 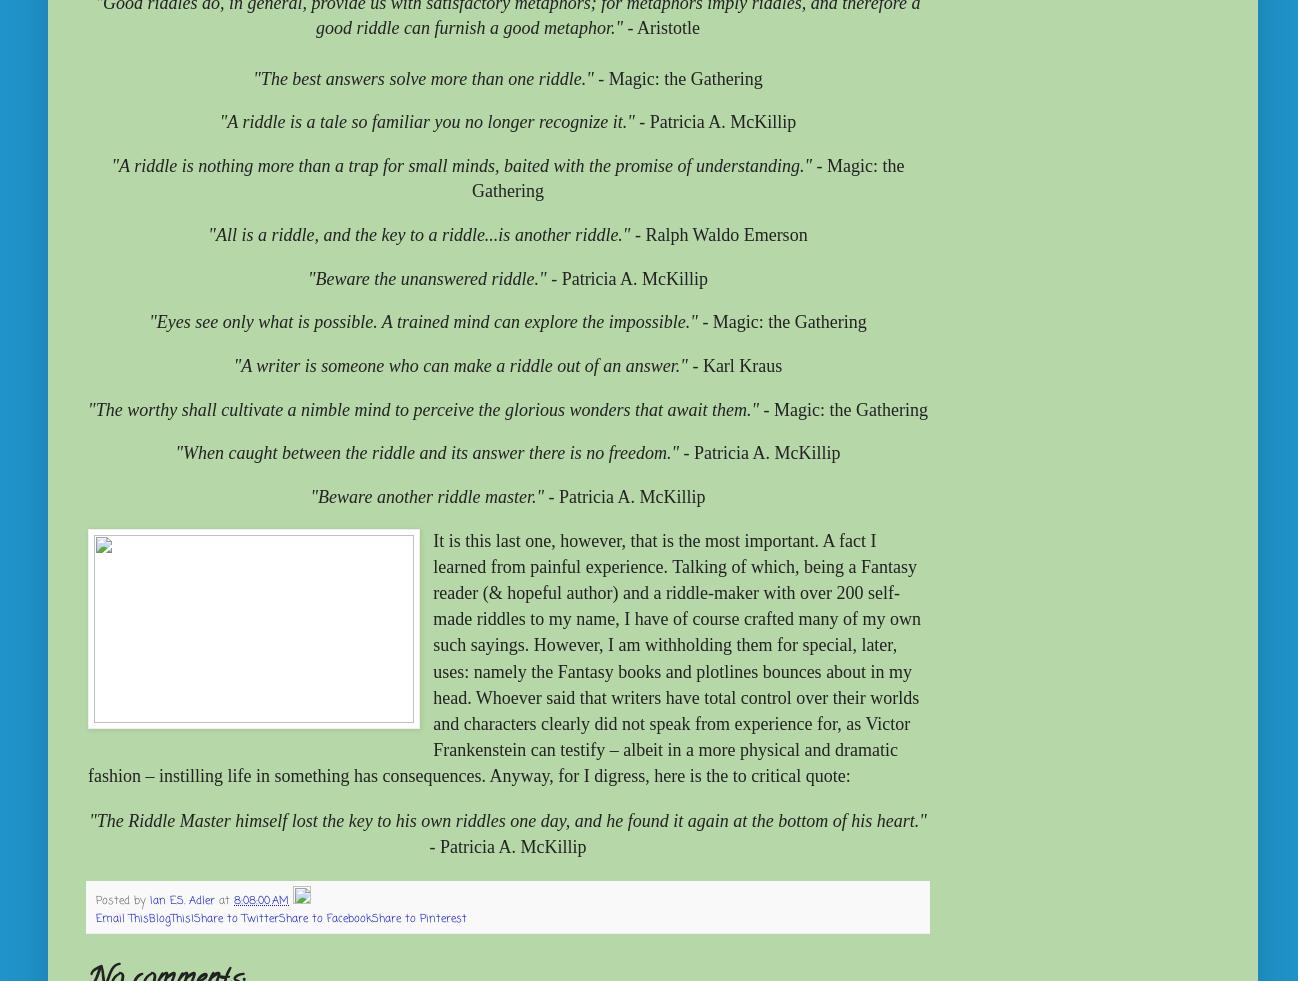 I want to click on '- Patricia A. McKillip', so click(x=507, y=846).